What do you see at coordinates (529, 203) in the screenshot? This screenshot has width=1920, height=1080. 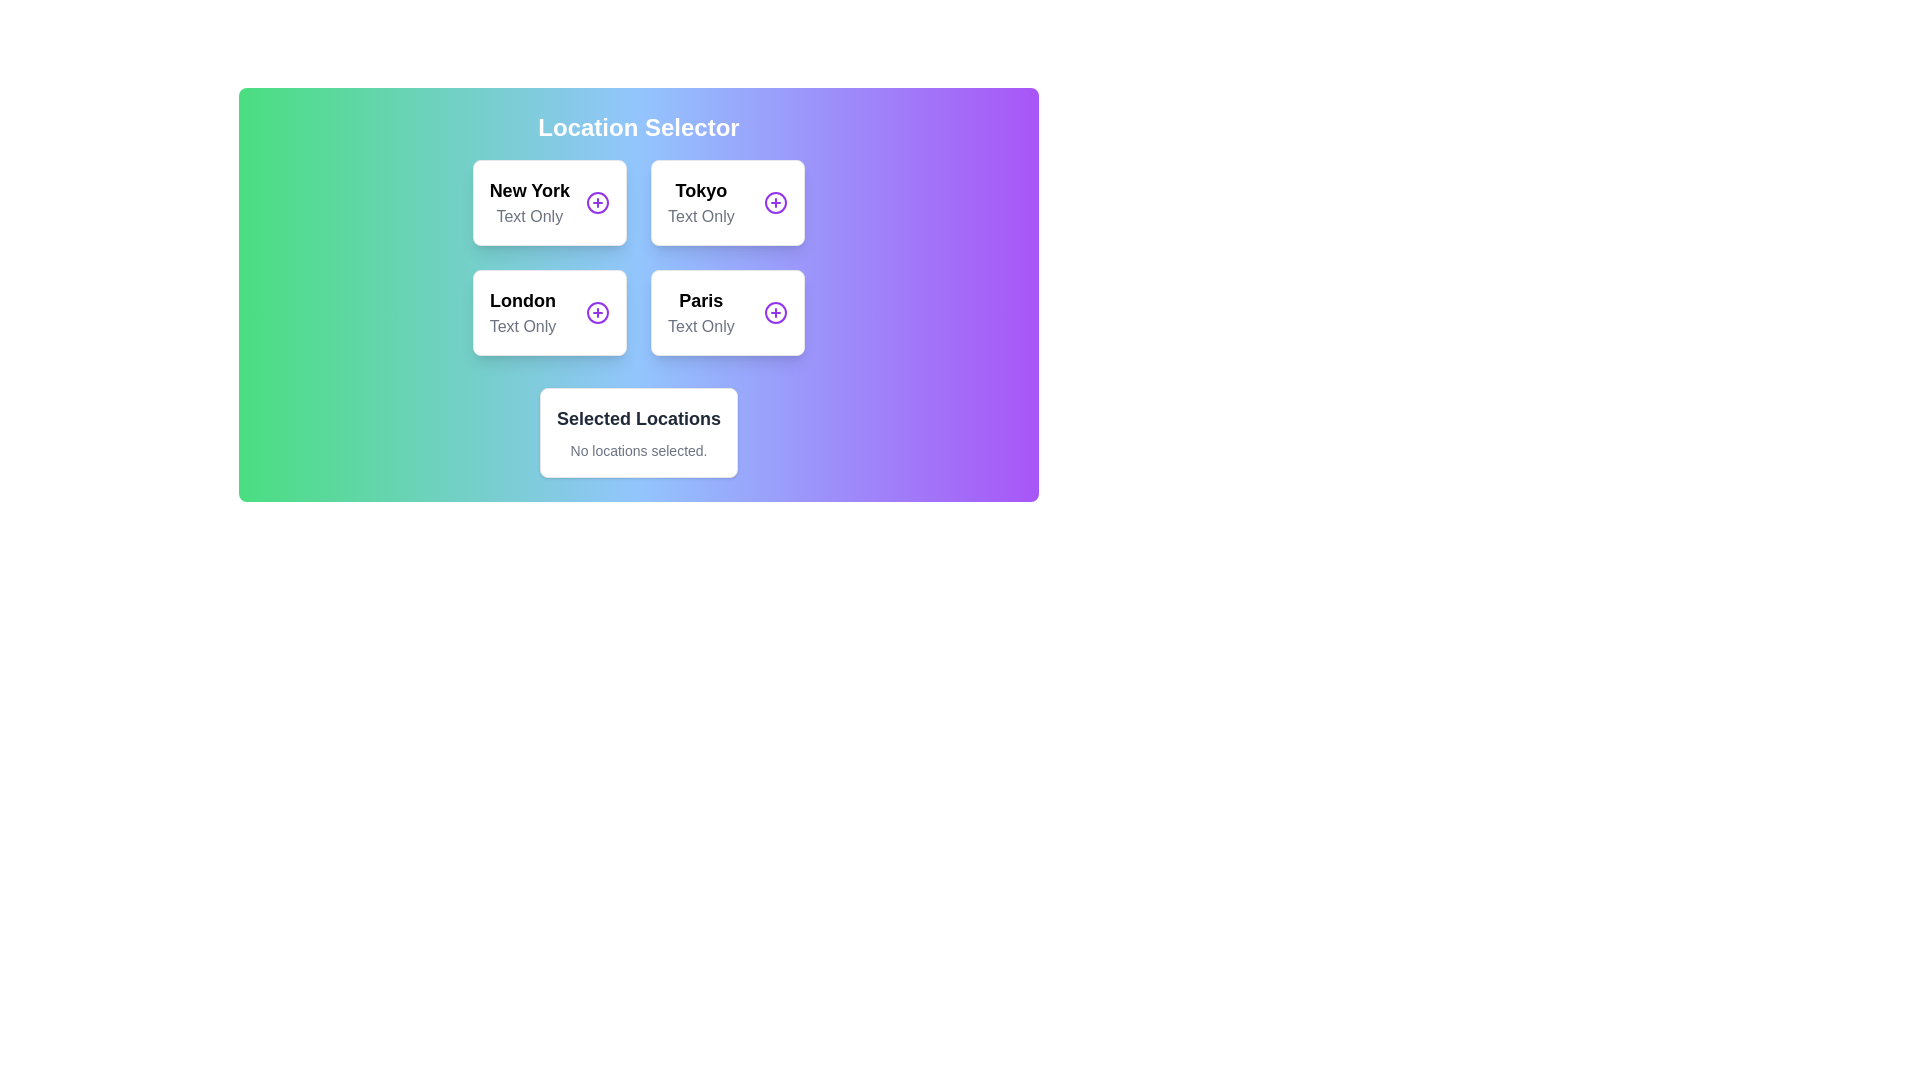 I see `the 'New York' text label, which is the first element in a two-by-two grid layout` at bounding box center [529, 203].